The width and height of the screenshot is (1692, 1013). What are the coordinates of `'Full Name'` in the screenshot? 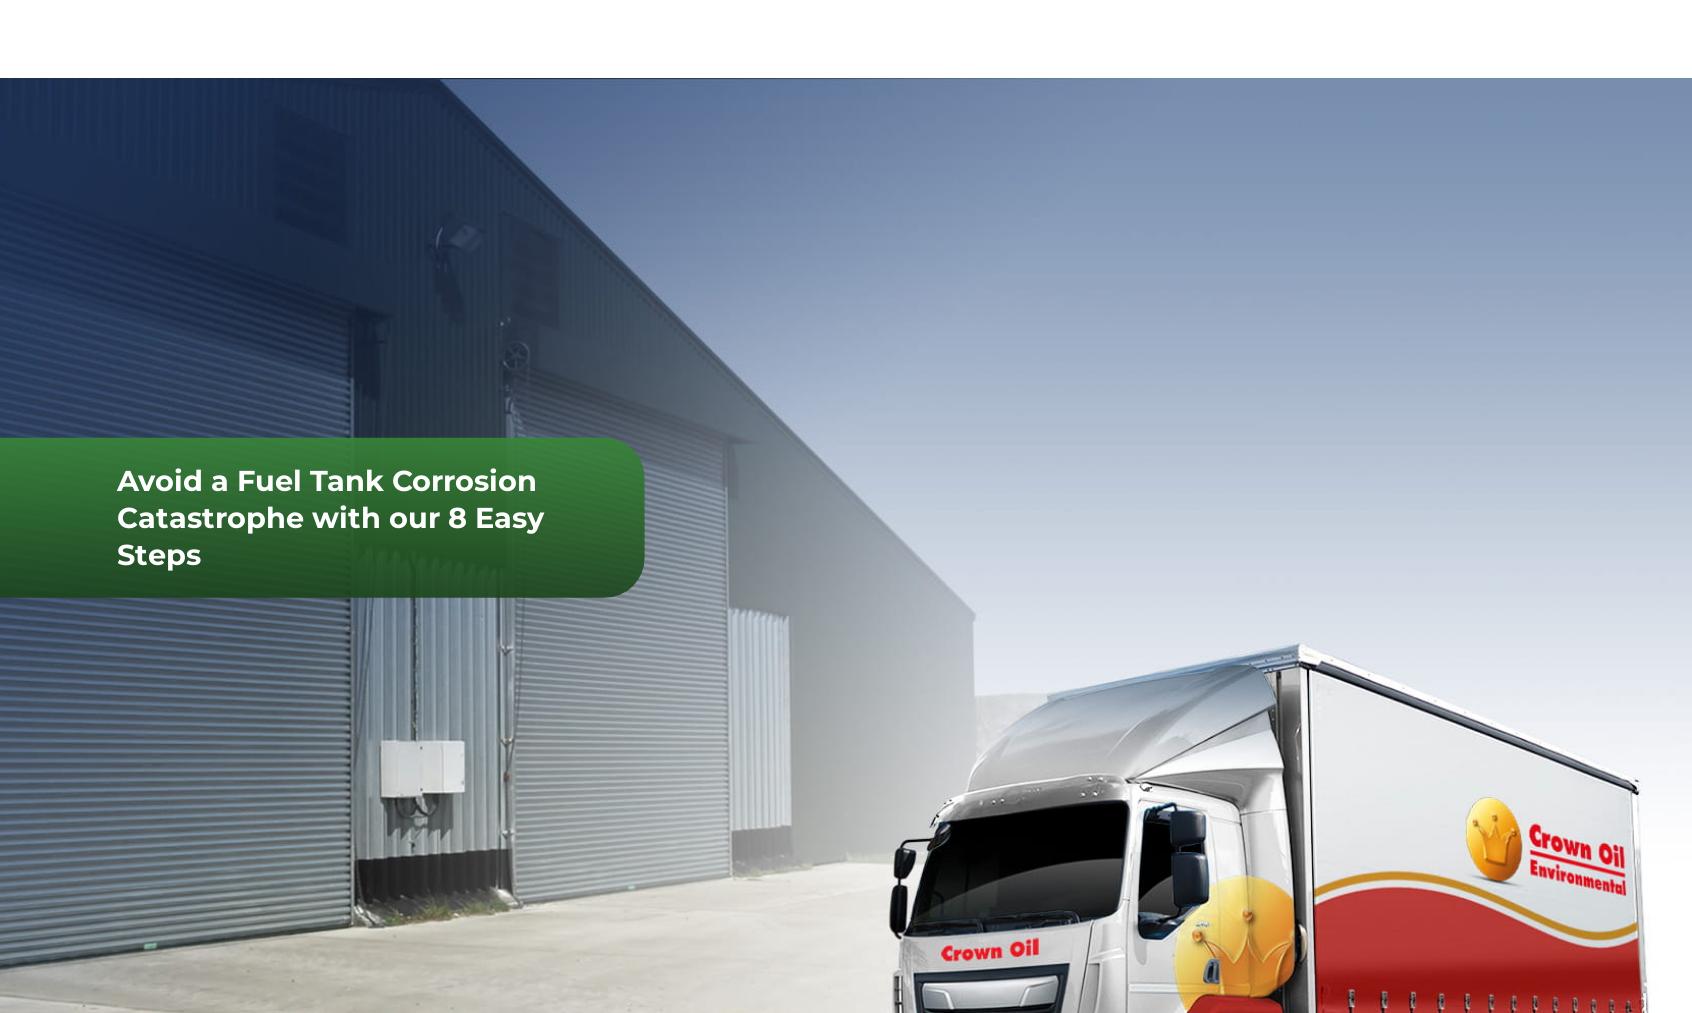 It's located at (1399, 760).